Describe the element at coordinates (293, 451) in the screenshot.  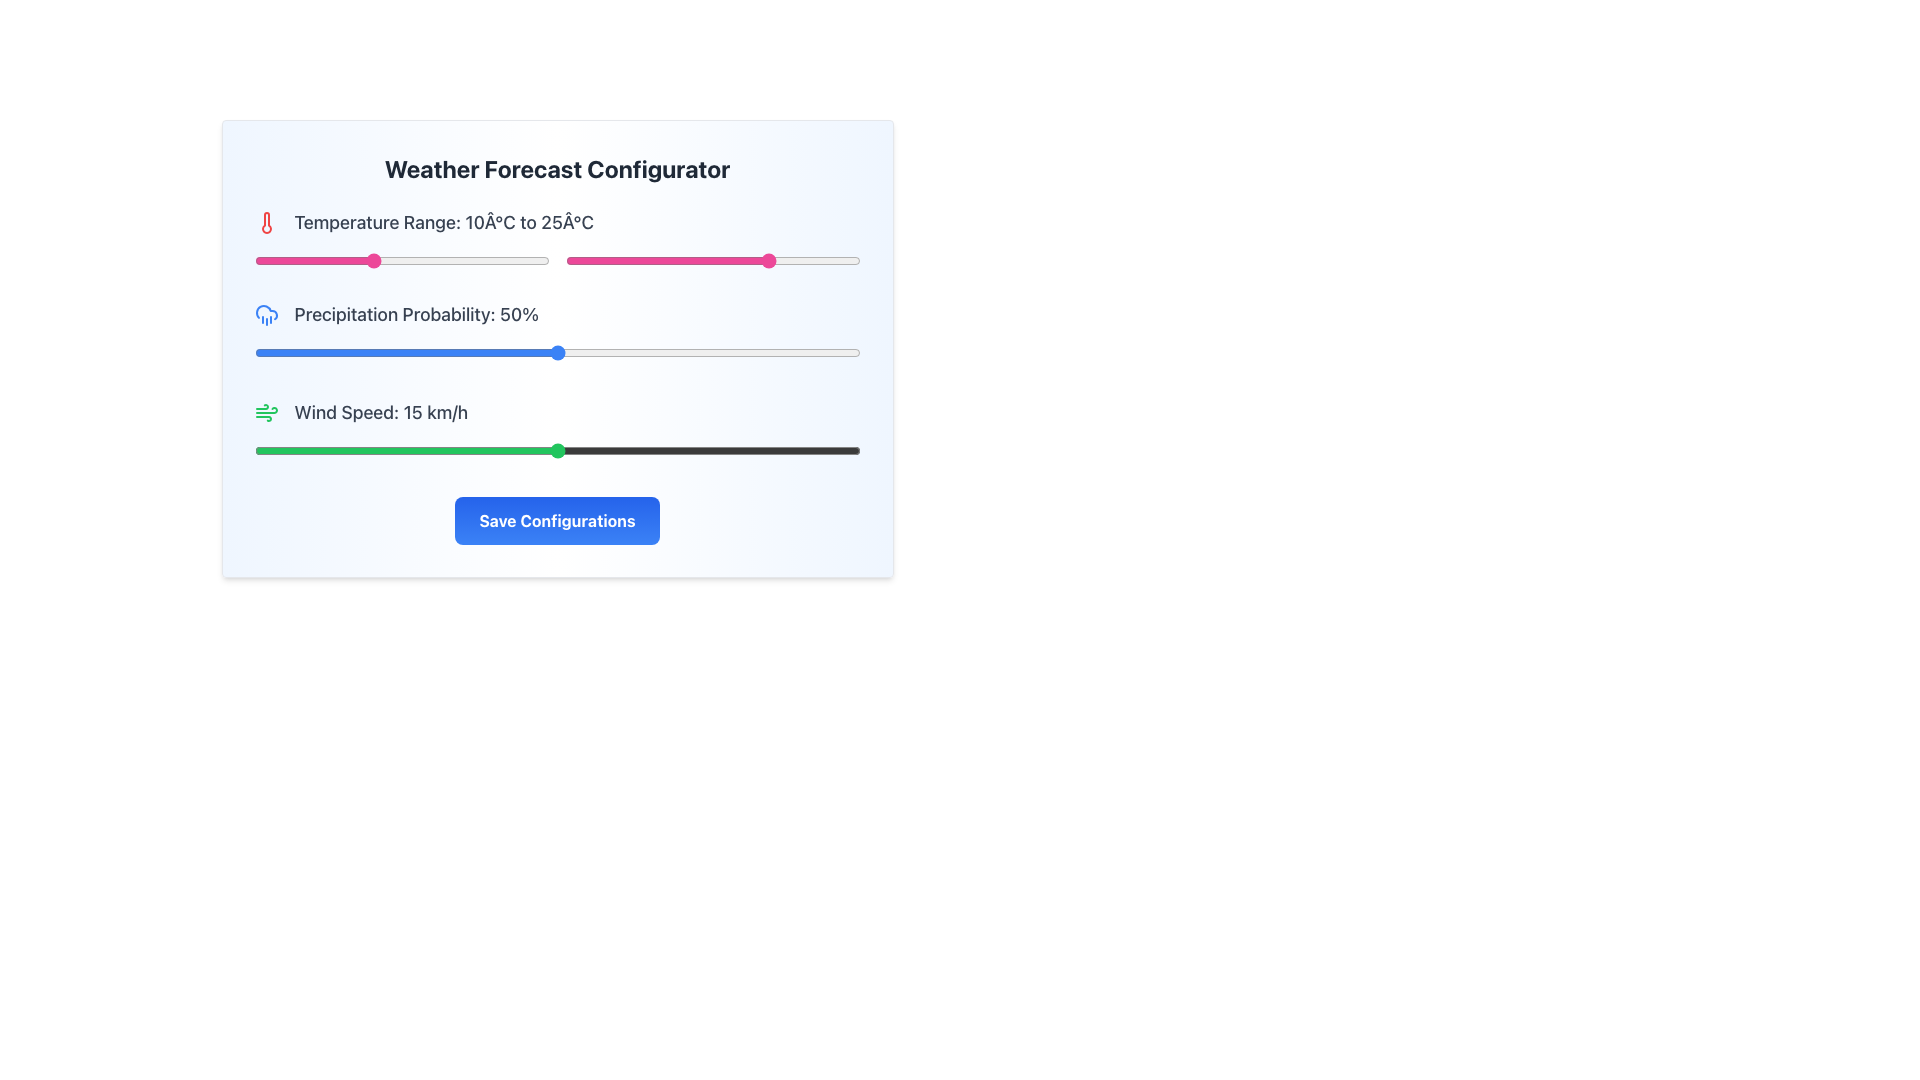
I see `the wind speed` at that location.